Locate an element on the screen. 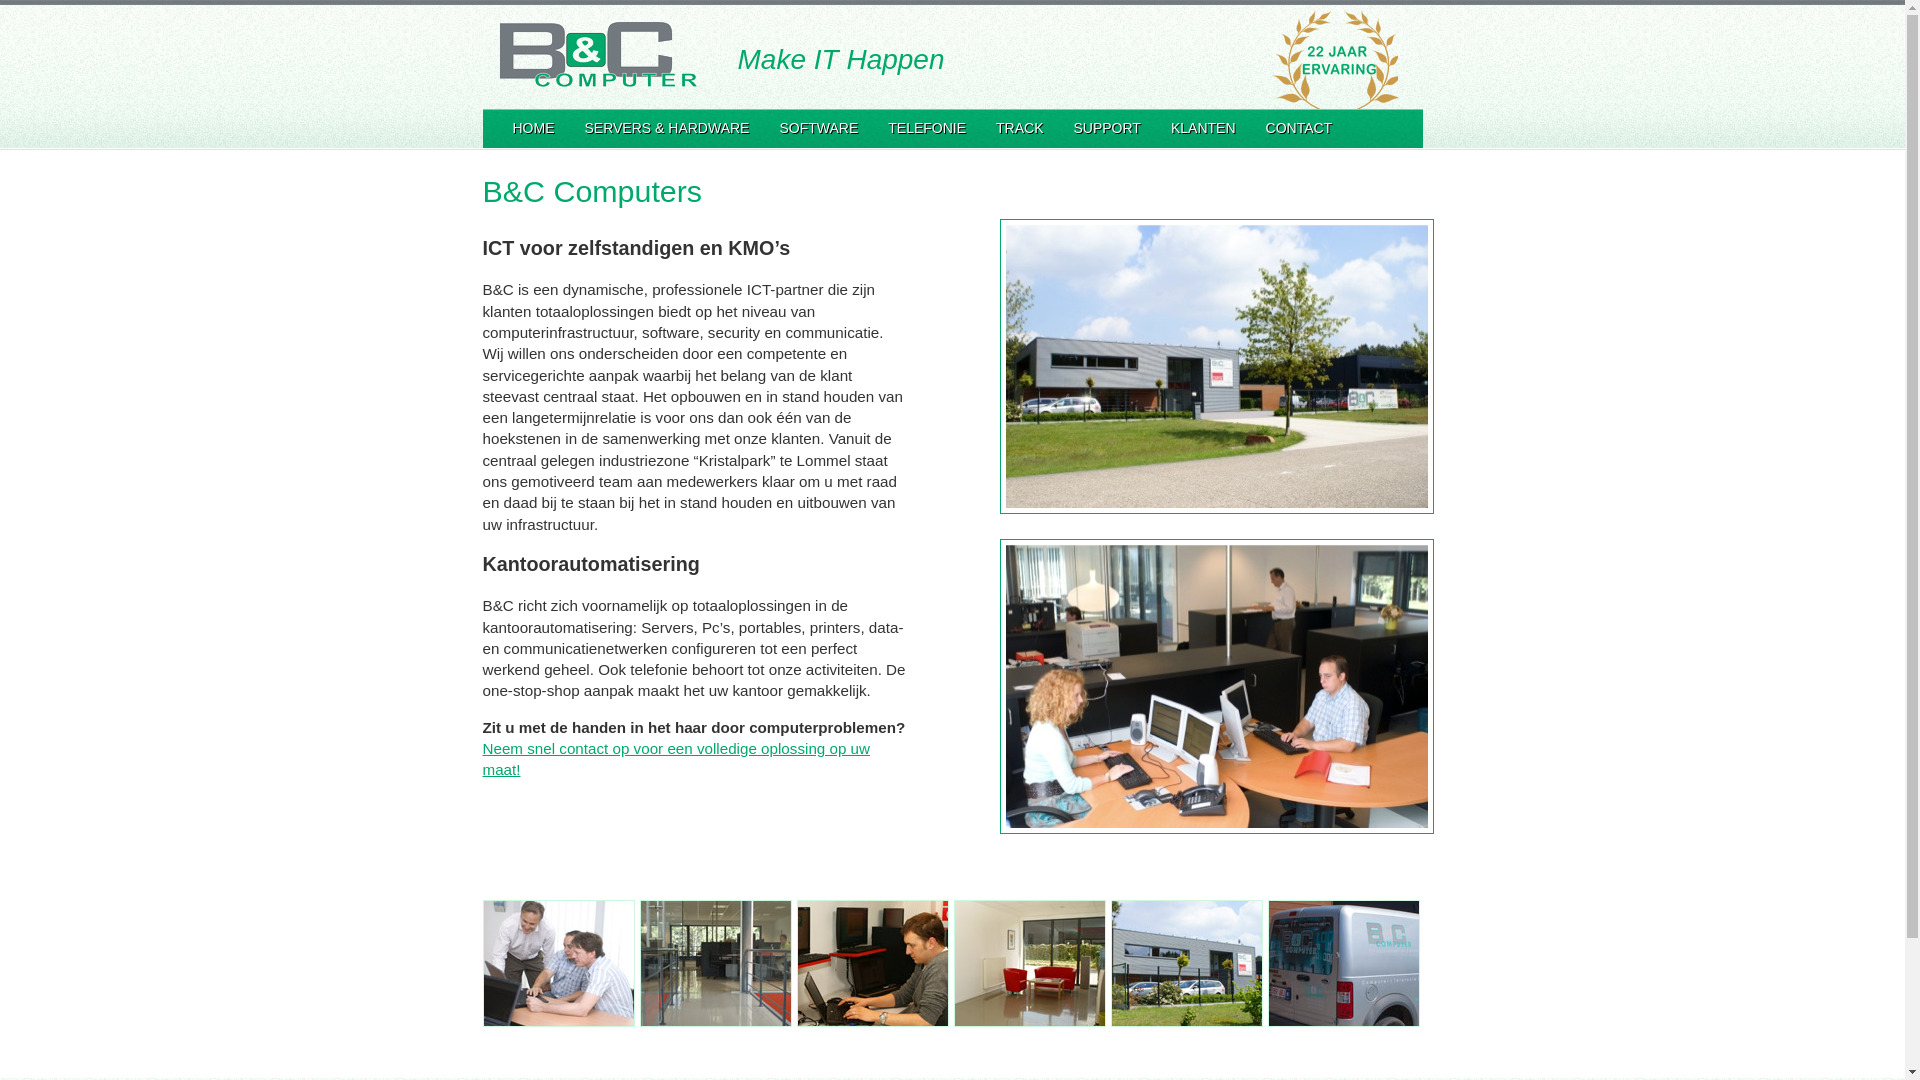  'HOME' is located at coordinates (533, 128).